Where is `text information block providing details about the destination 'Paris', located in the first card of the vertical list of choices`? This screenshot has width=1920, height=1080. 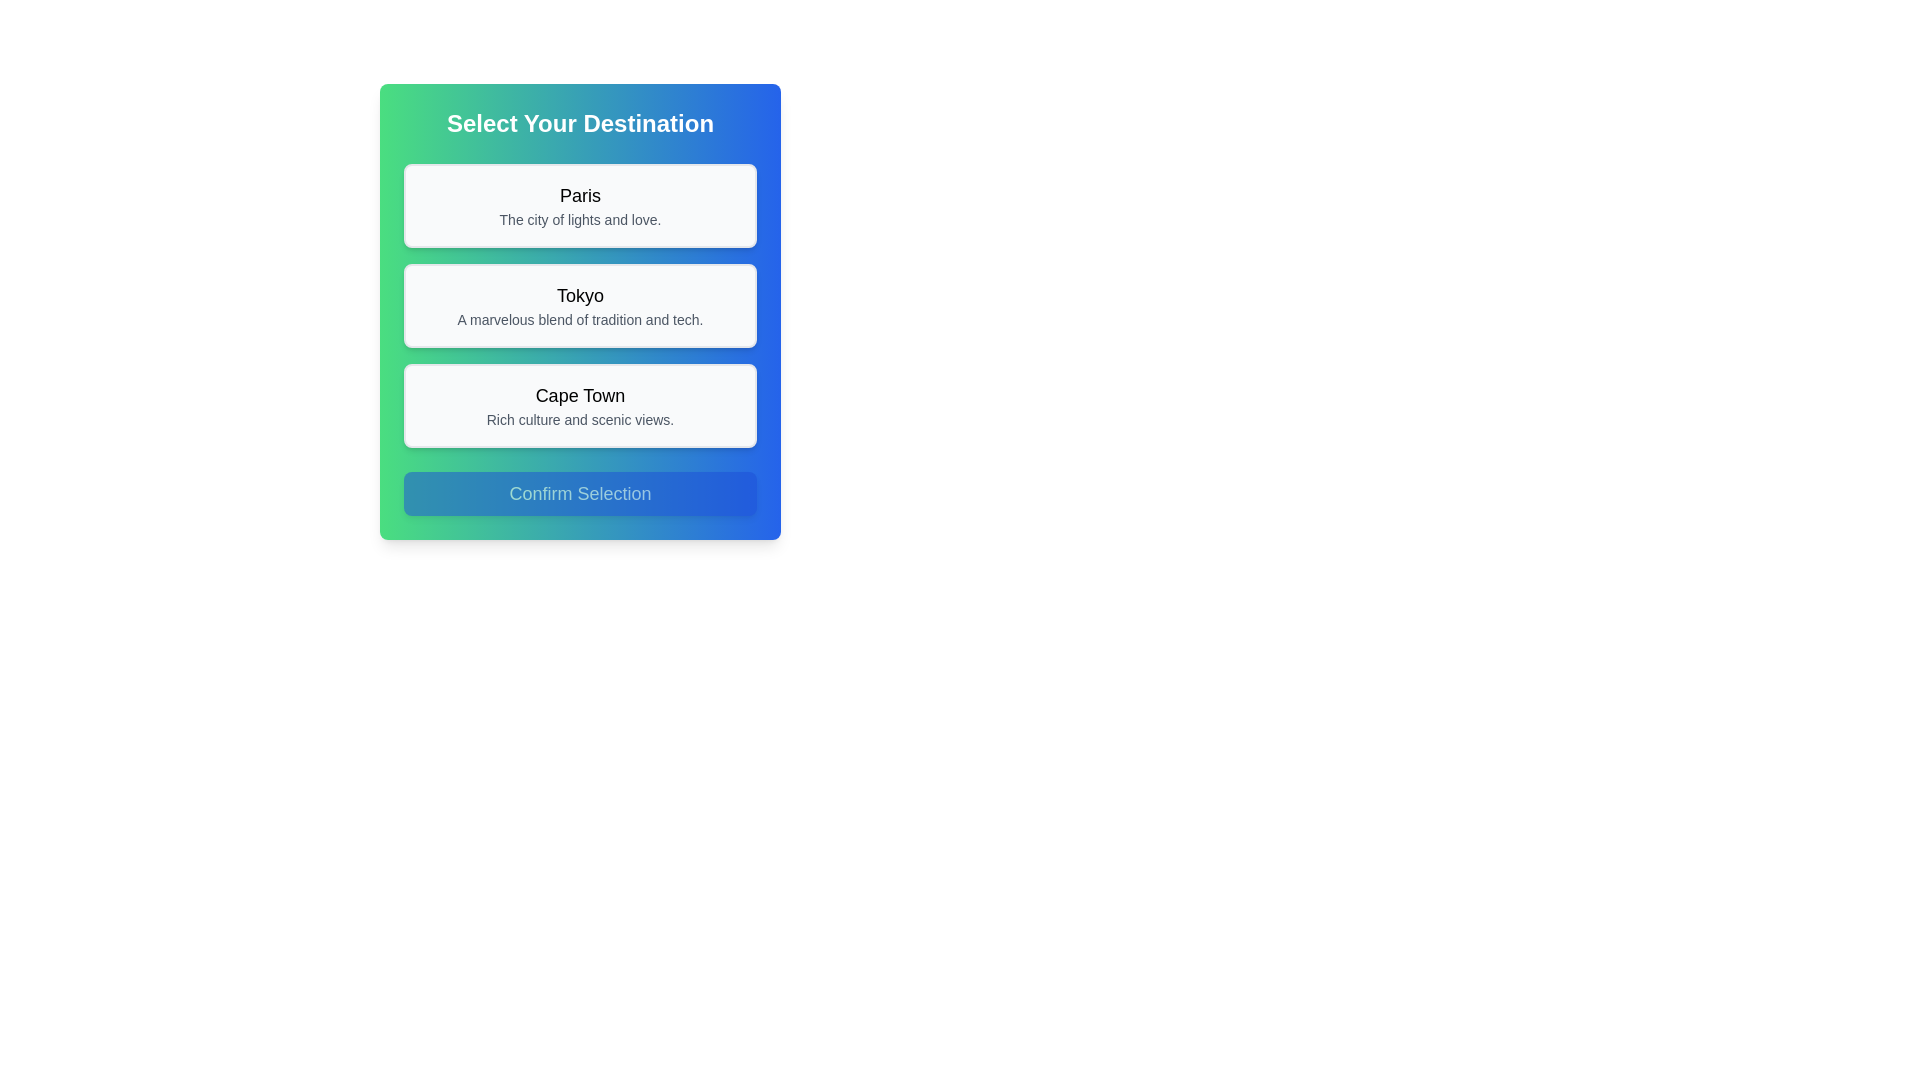 text information block providing details about the destination 'Paris', located in the first card of the vertical list of choices is located at coordinates (579, 205).